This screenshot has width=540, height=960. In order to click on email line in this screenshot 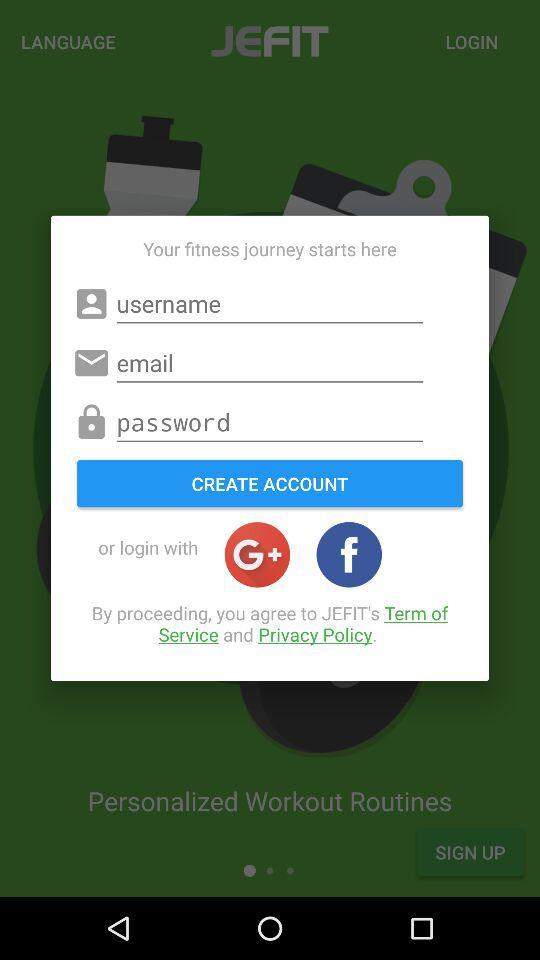, I will do `click(270, 362)`.